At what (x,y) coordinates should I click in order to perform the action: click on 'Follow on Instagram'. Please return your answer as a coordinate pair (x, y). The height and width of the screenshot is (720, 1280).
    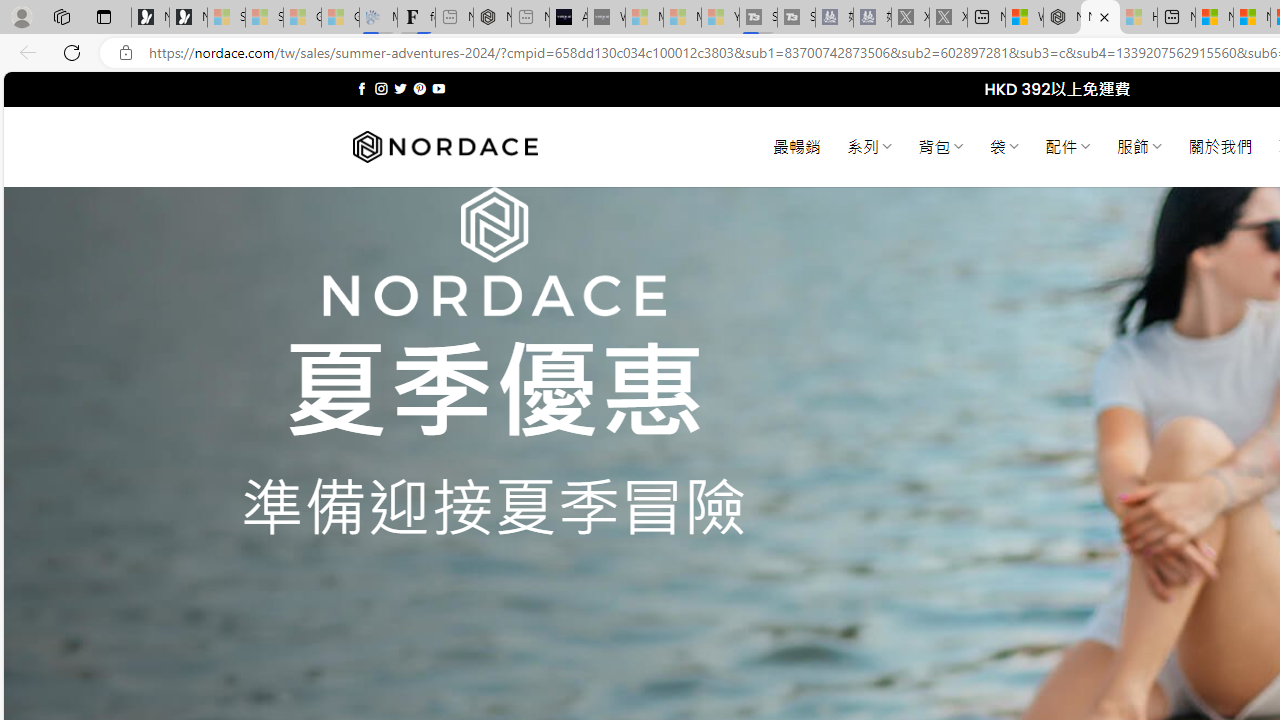
    Looking at the image, I should click on (381, 88).